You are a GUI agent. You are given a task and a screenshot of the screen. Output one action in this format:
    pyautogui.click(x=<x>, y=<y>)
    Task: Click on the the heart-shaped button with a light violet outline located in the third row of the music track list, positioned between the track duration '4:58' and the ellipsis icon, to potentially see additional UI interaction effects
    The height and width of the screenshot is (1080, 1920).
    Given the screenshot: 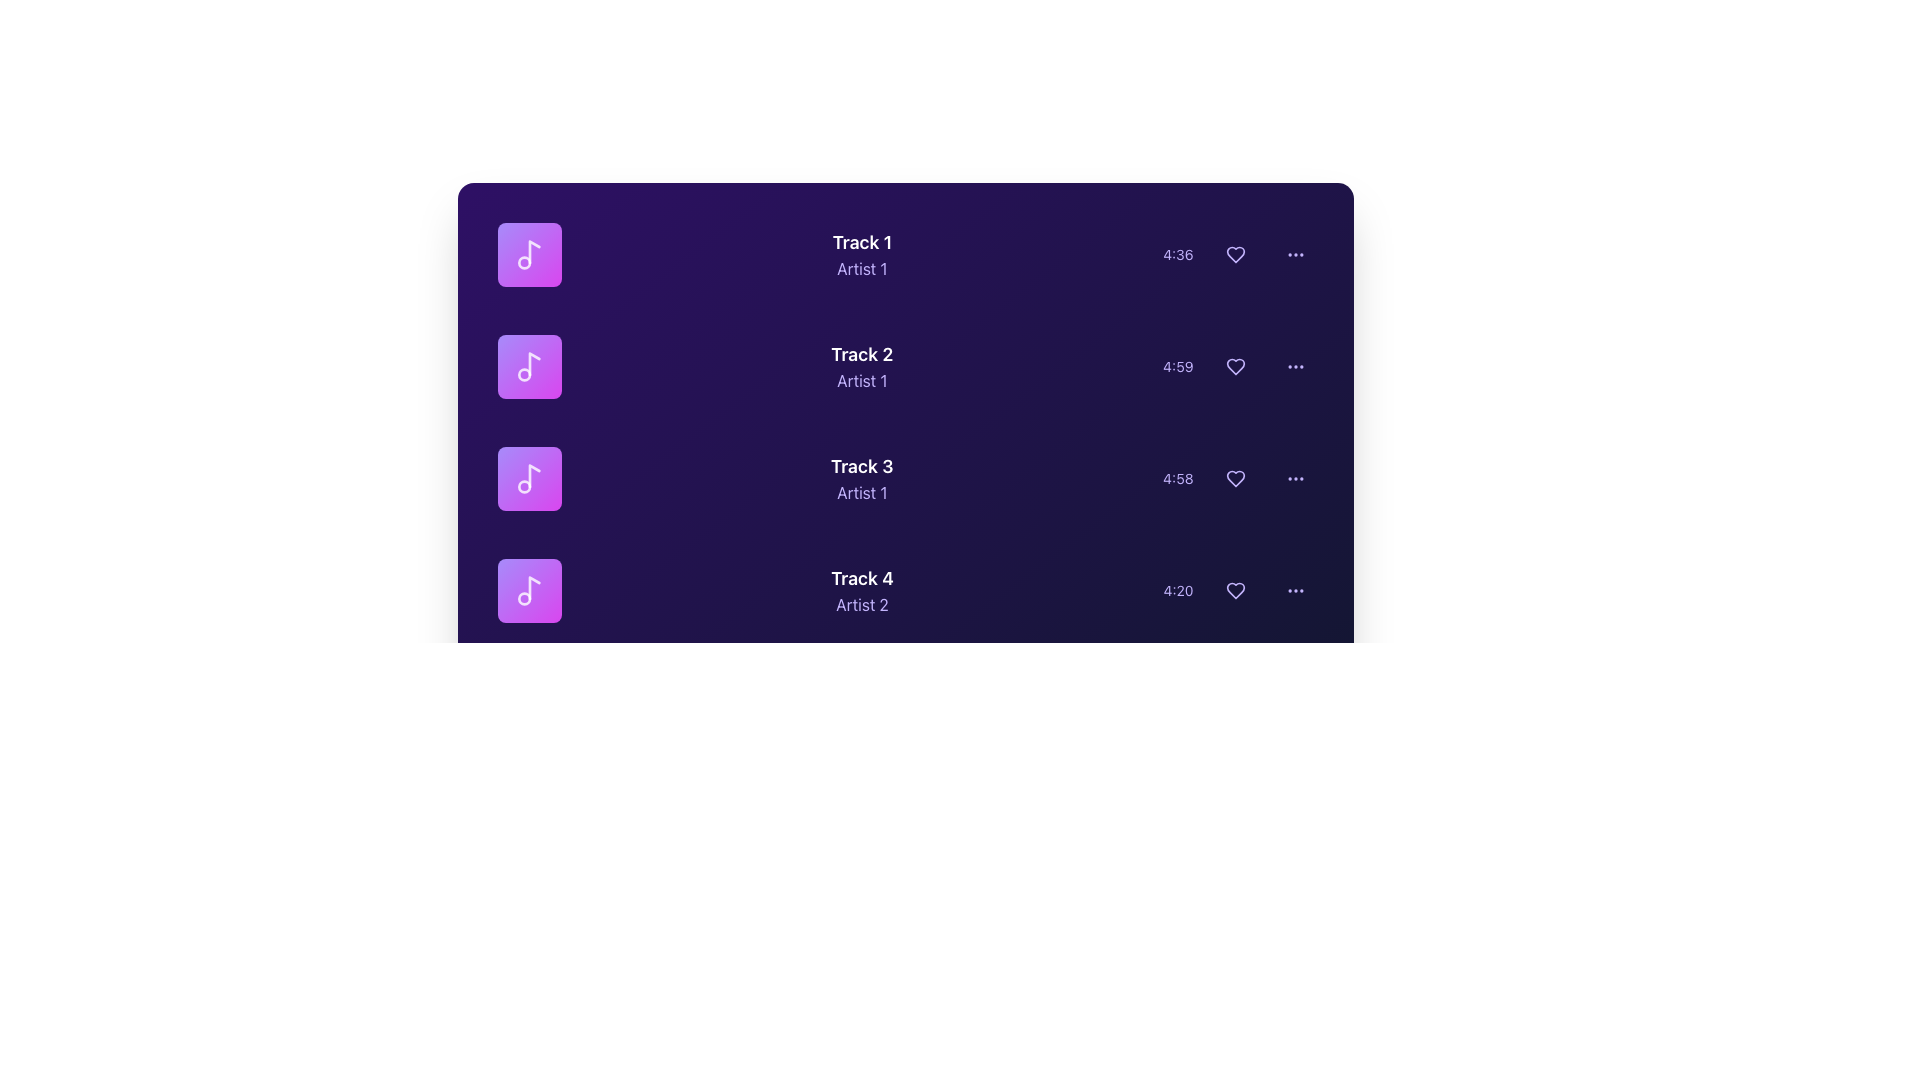 What is the action you would take?
    pyautogui.click(x=1237, y=478)
    